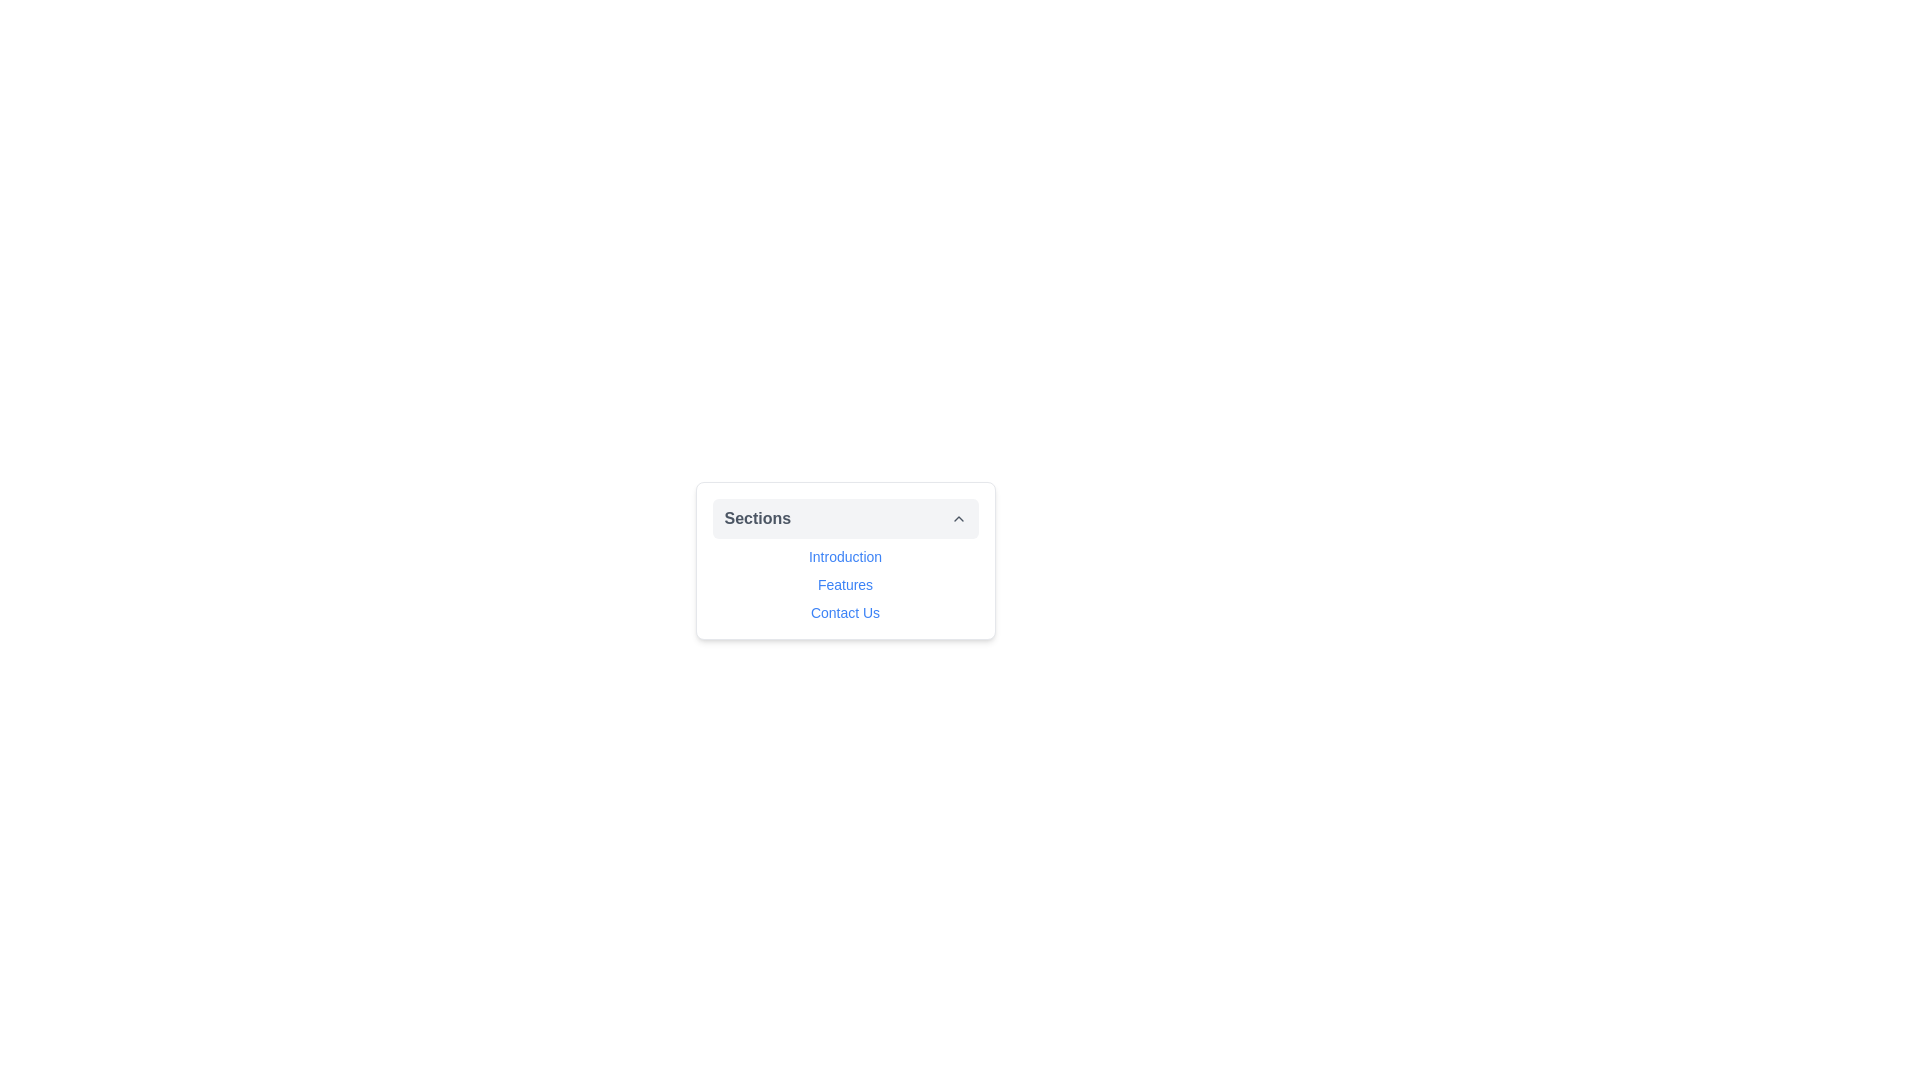 This screenshot has width=1920, height=1080. What do you see at coordinates (845, 556) in the screenshot?
I see `the 'Introduction' hyperlink in the 'Sections' dropdown menu` at bounding box center [845, 556].